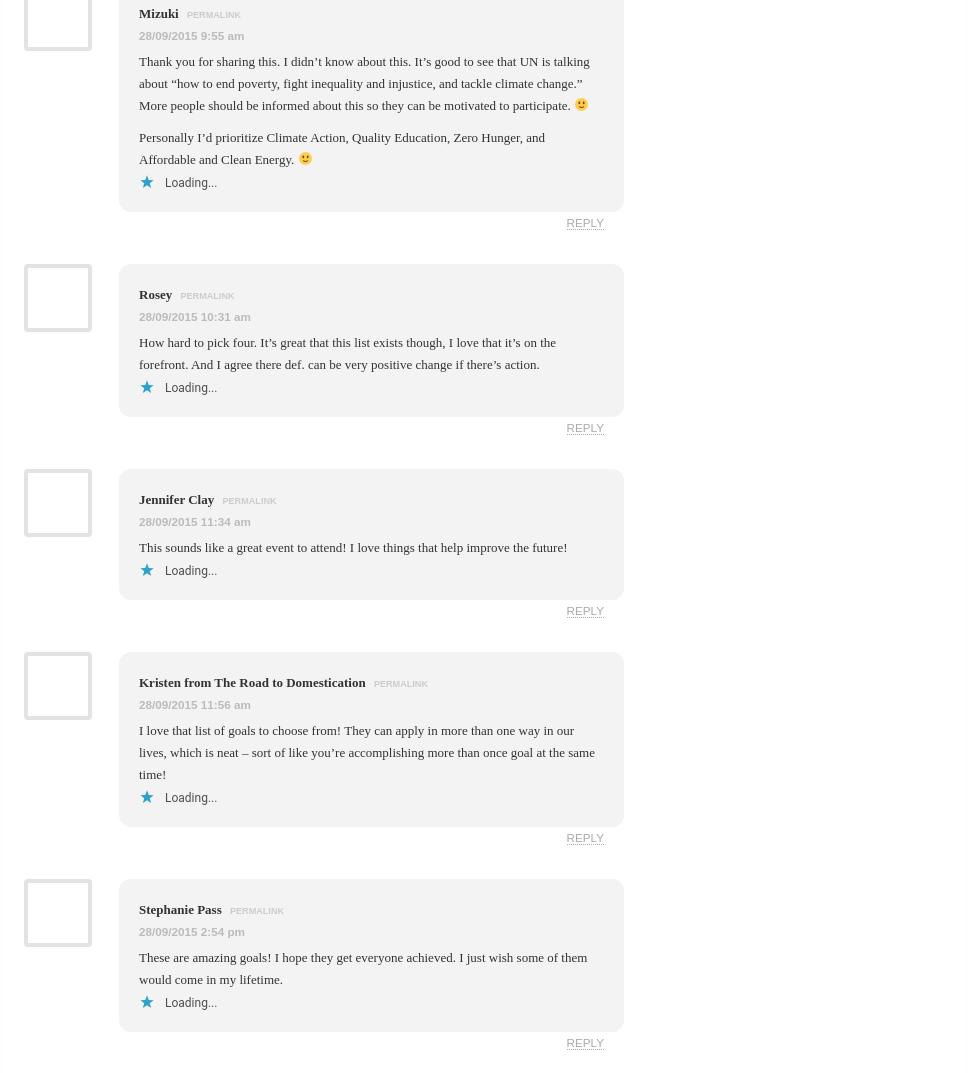 The height and width of the screenshot is (1073, 968). I want to click on '28/09/2015 9:55 am', so click(138, 33).